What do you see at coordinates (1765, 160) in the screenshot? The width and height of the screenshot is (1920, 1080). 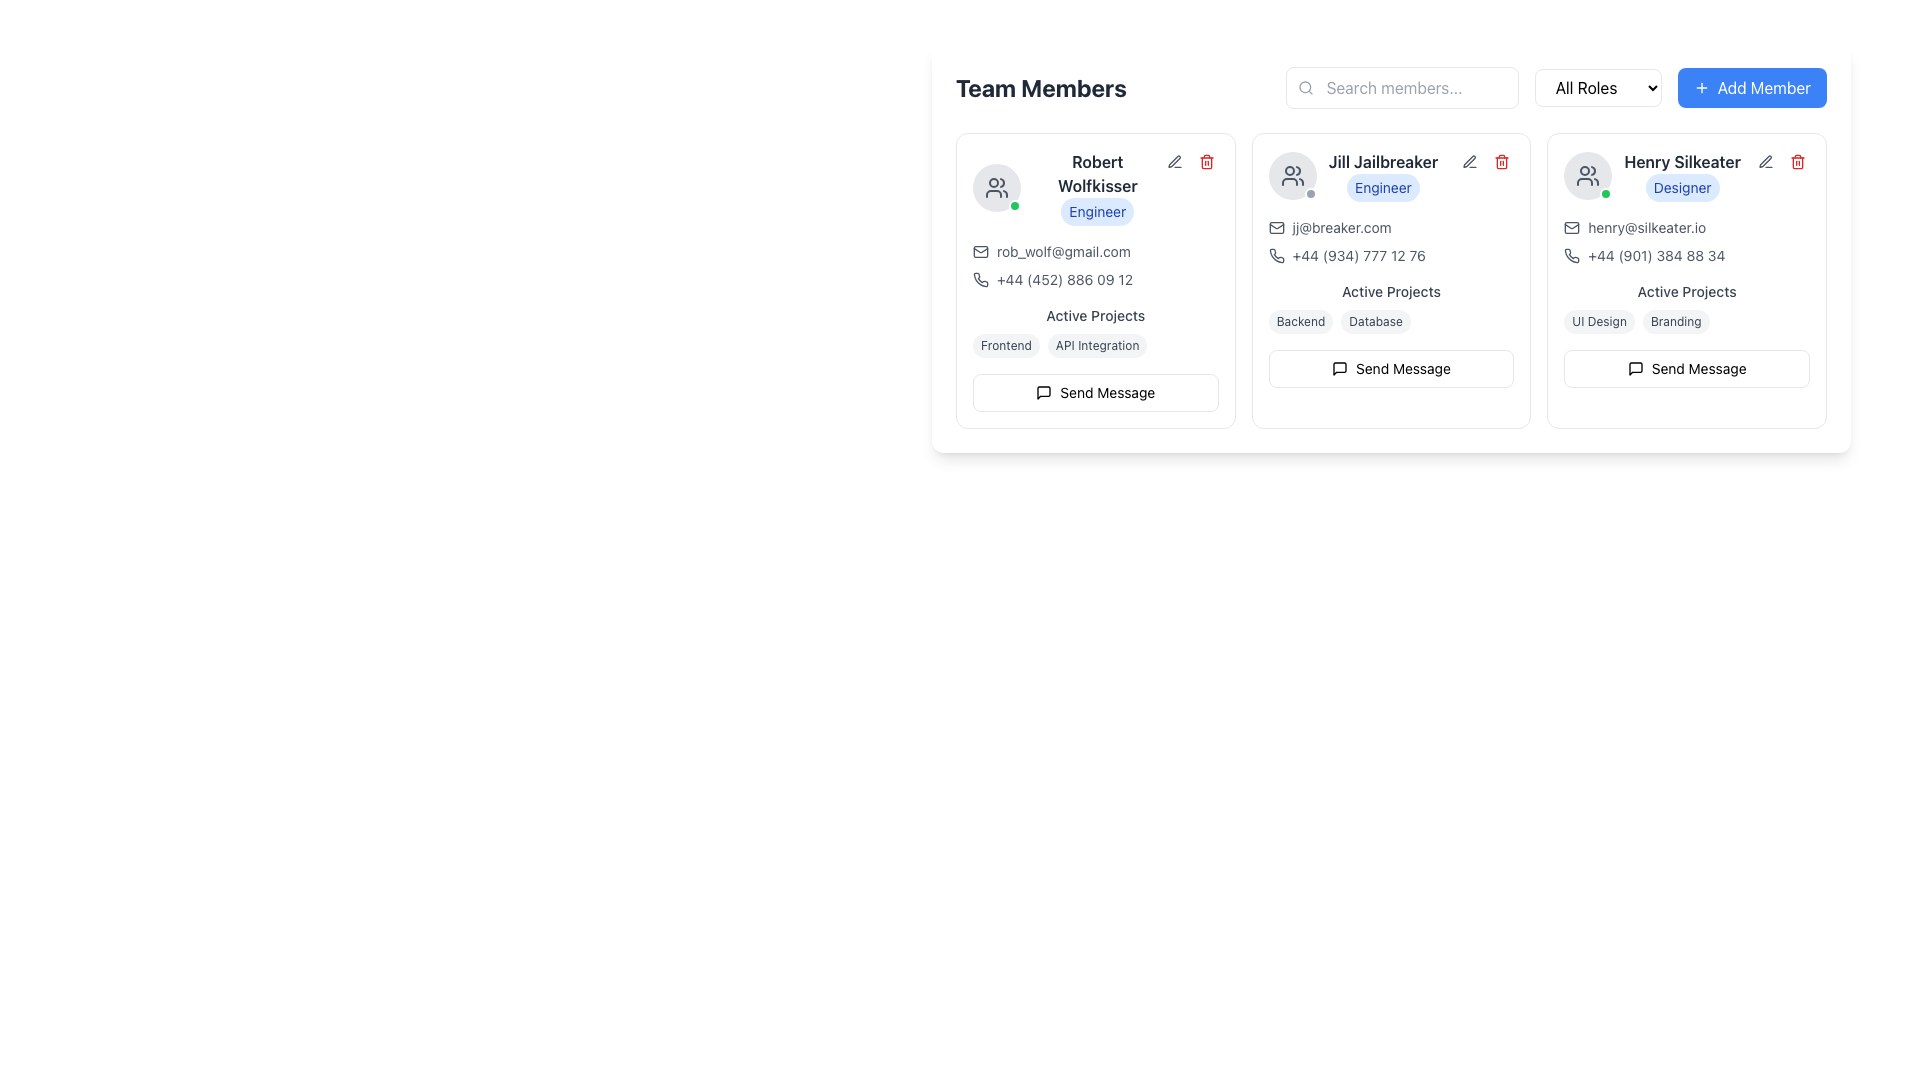 I see `the edit icon button located at the top right corner of the user card for 'Henry Silkeater'` at bounding box center [1765, 160].